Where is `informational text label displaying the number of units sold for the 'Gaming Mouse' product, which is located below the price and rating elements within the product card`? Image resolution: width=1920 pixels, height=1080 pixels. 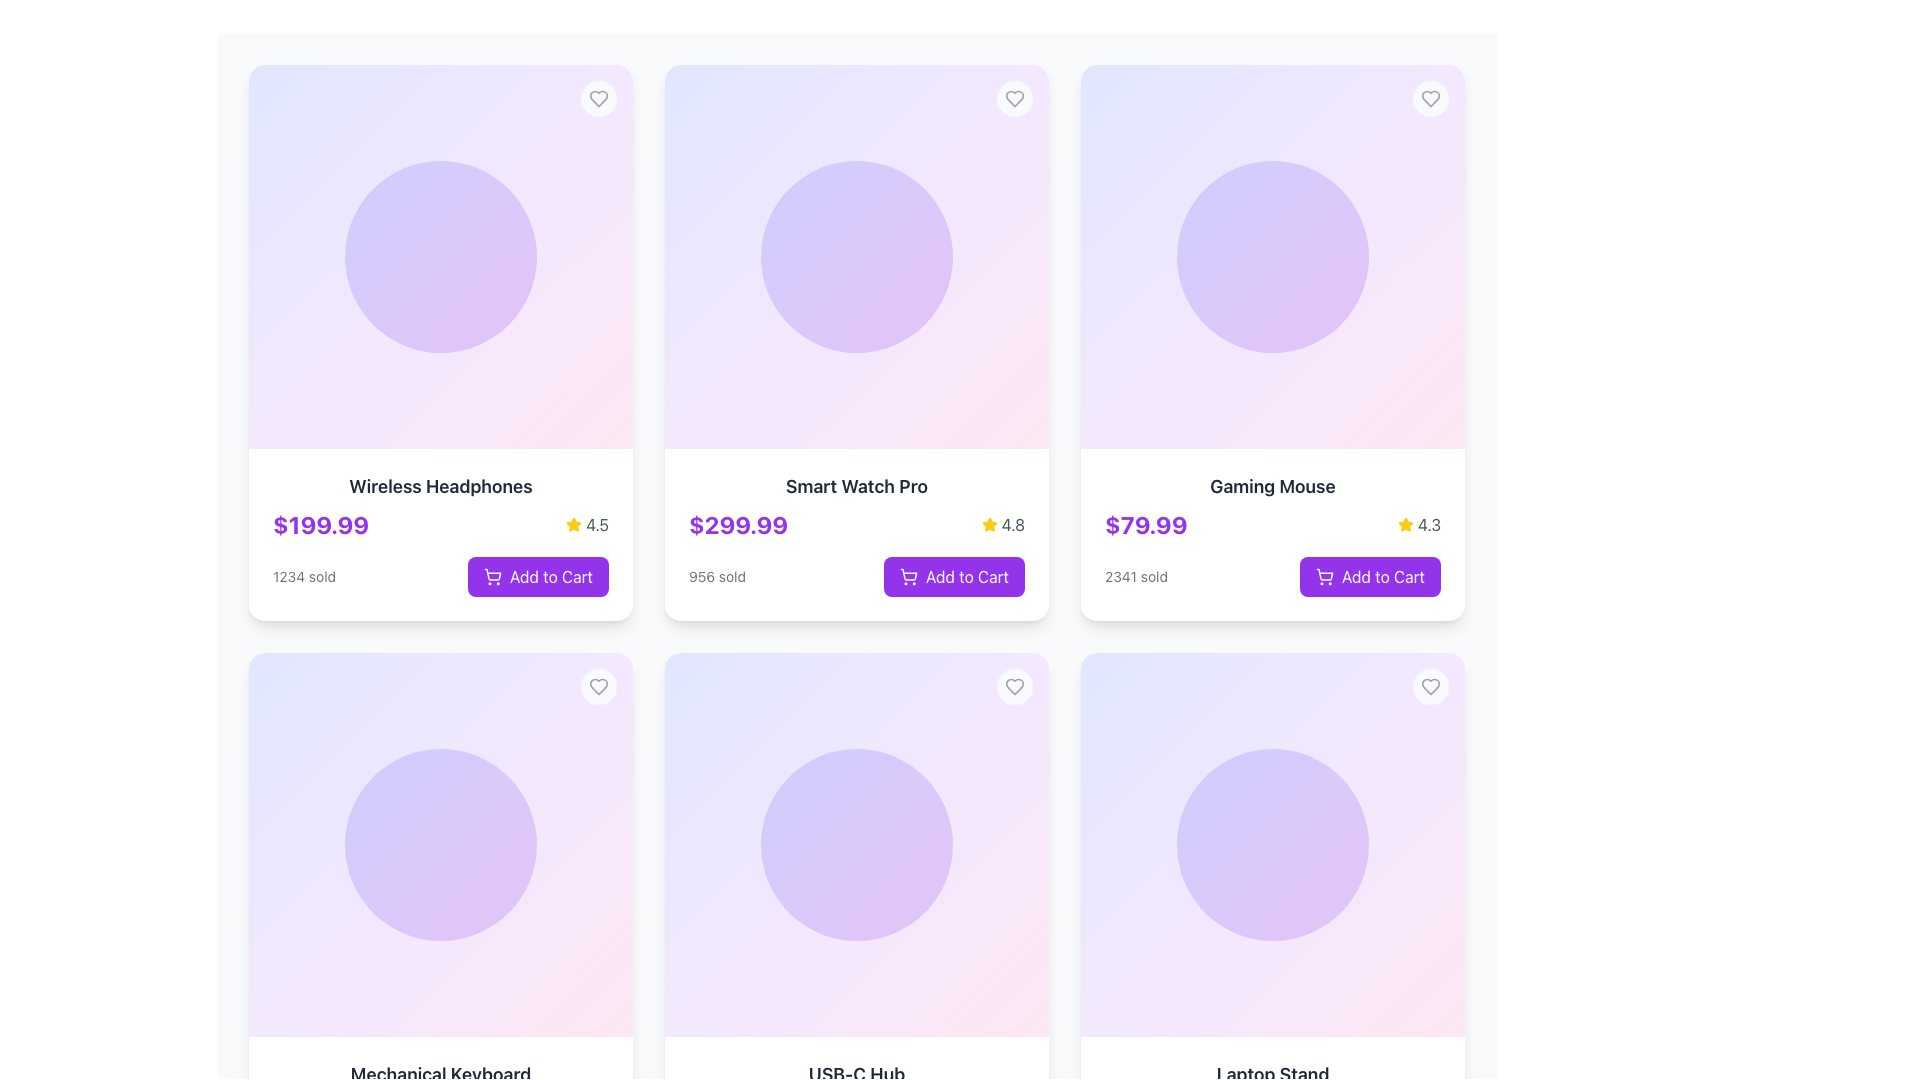 informational text label displaying the number of units sold for the 'Gaming Mouse' product, which is located below the price and rating elements within the product card is located at coordinates (1136, 577).